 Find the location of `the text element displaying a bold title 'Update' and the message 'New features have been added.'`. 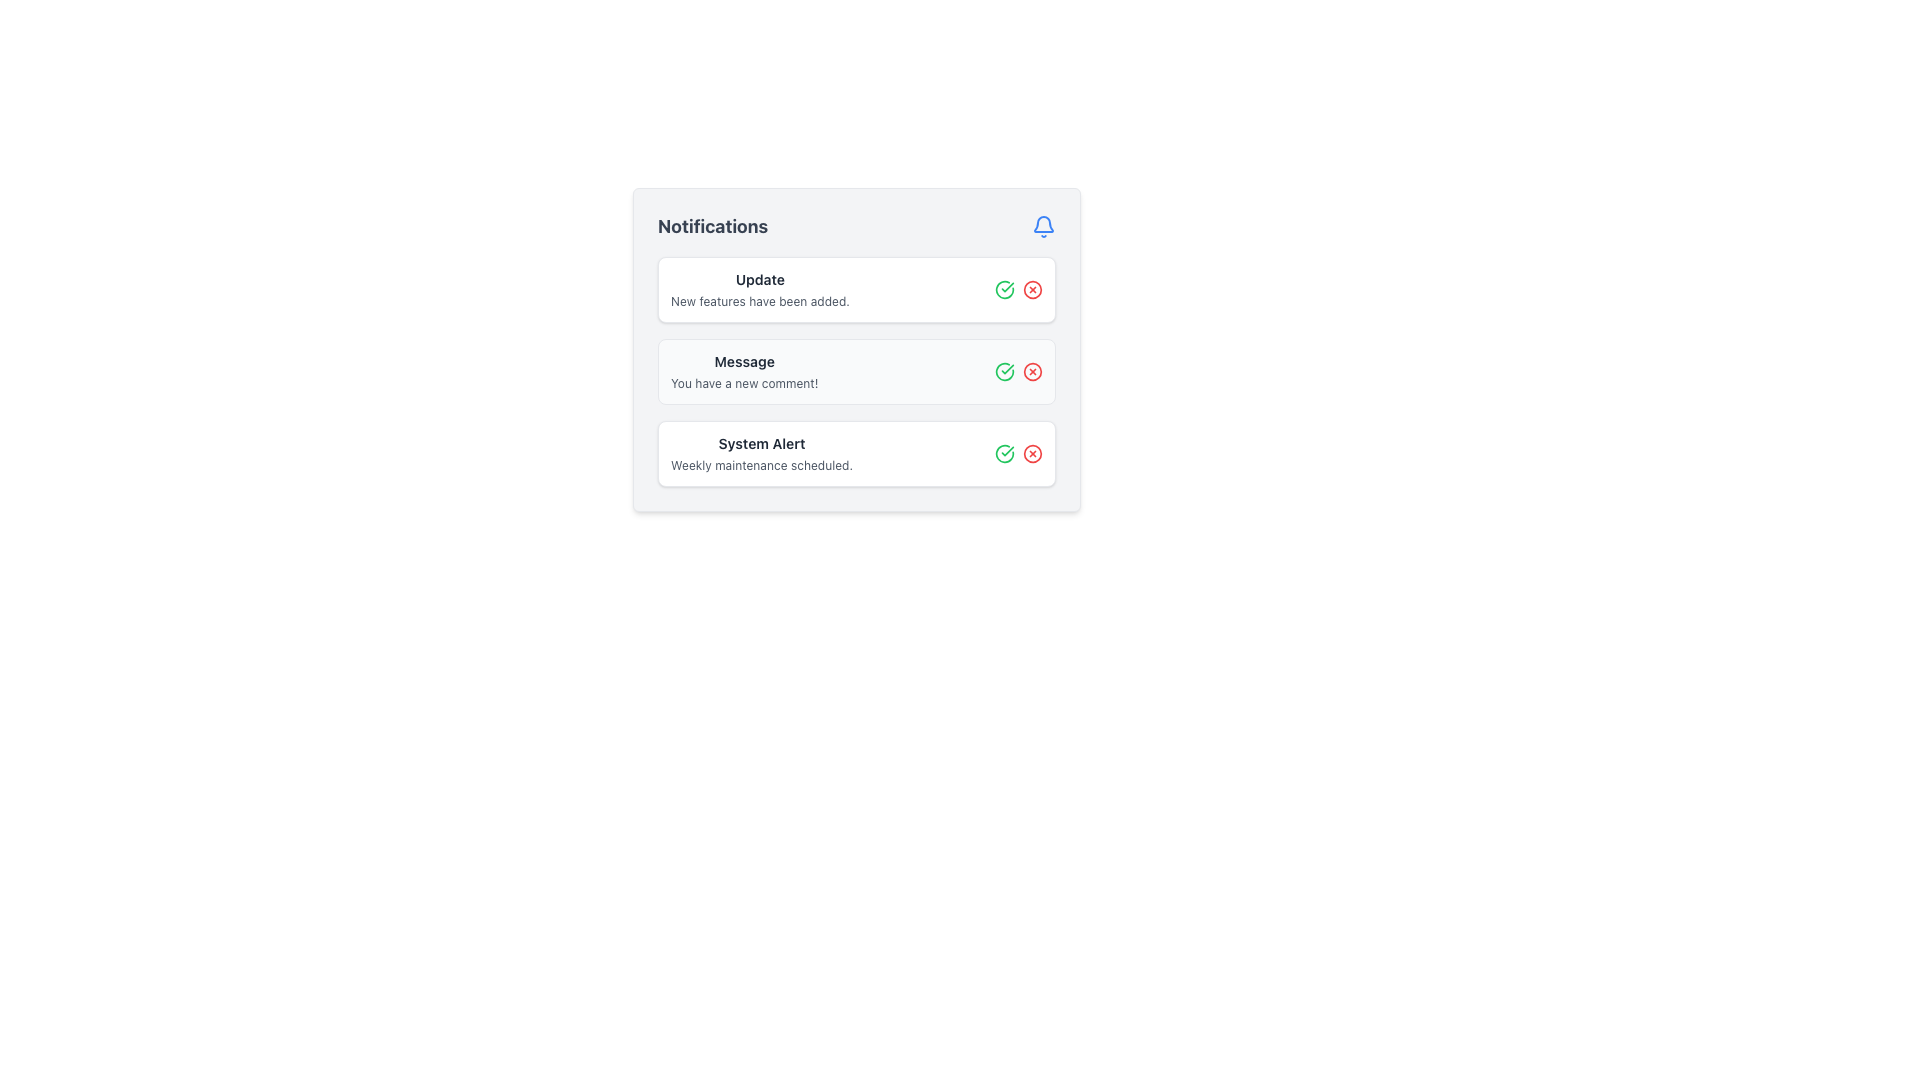

the text element displaying a bold title 'Update' and the message 'New features have been added.' is located at coordinates (759, 289).